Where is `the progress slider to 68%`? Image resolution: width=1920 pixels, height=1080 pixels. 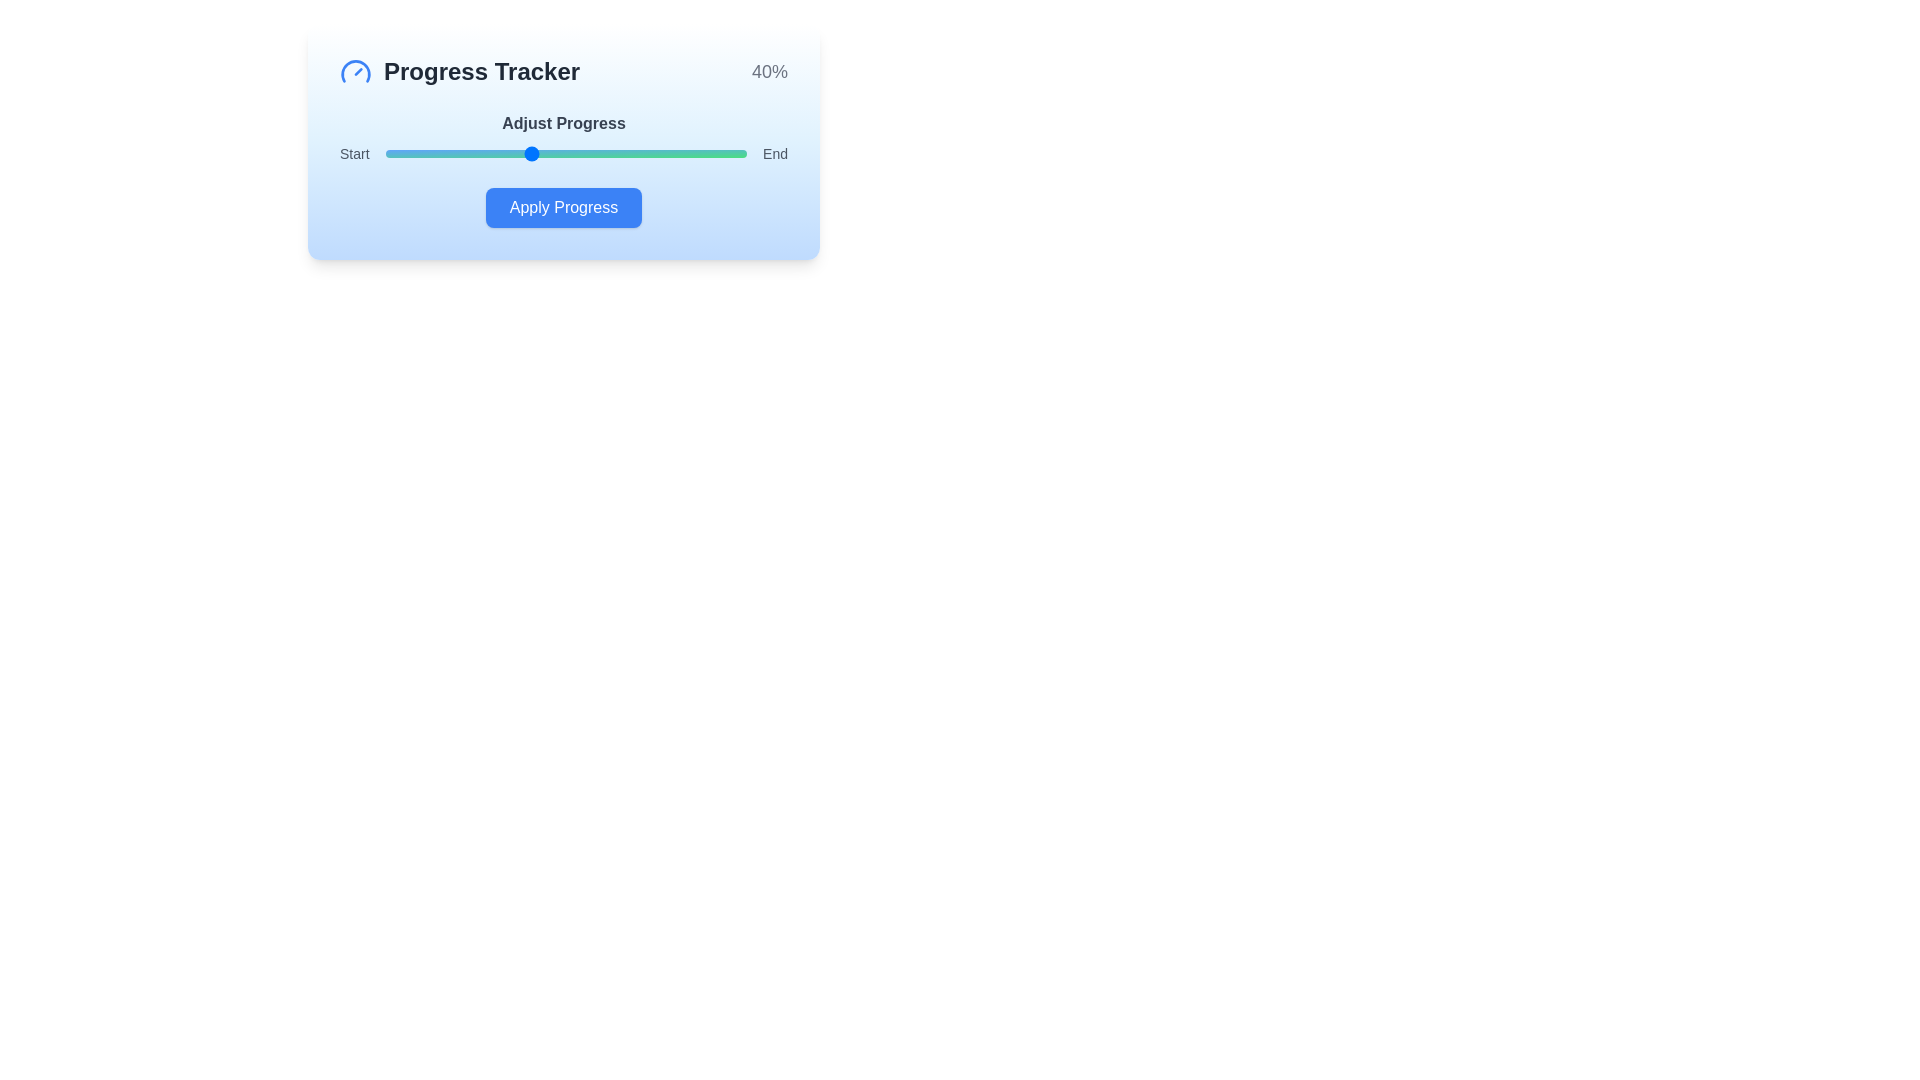
the progress slider to 68% is located at coordinates (630, 153).